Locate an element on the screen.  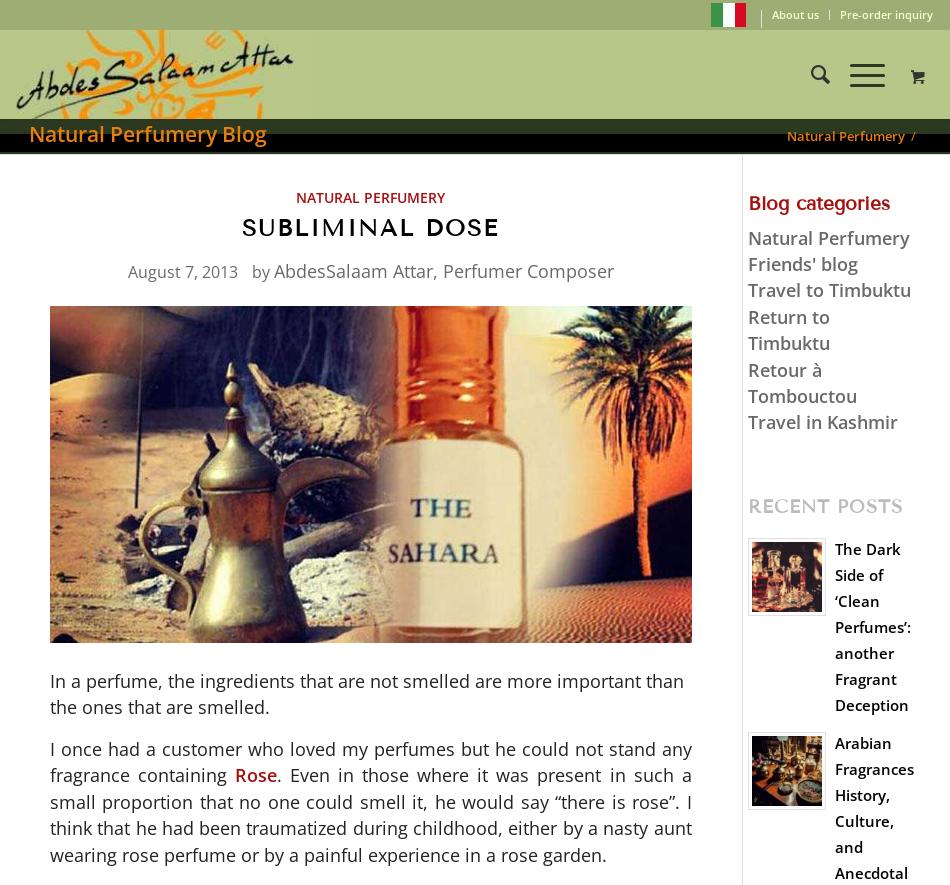
'In a perfume, the ingredients that are not smelled are more important than the ones that are smelled.' is located at coordinates (365, 692).